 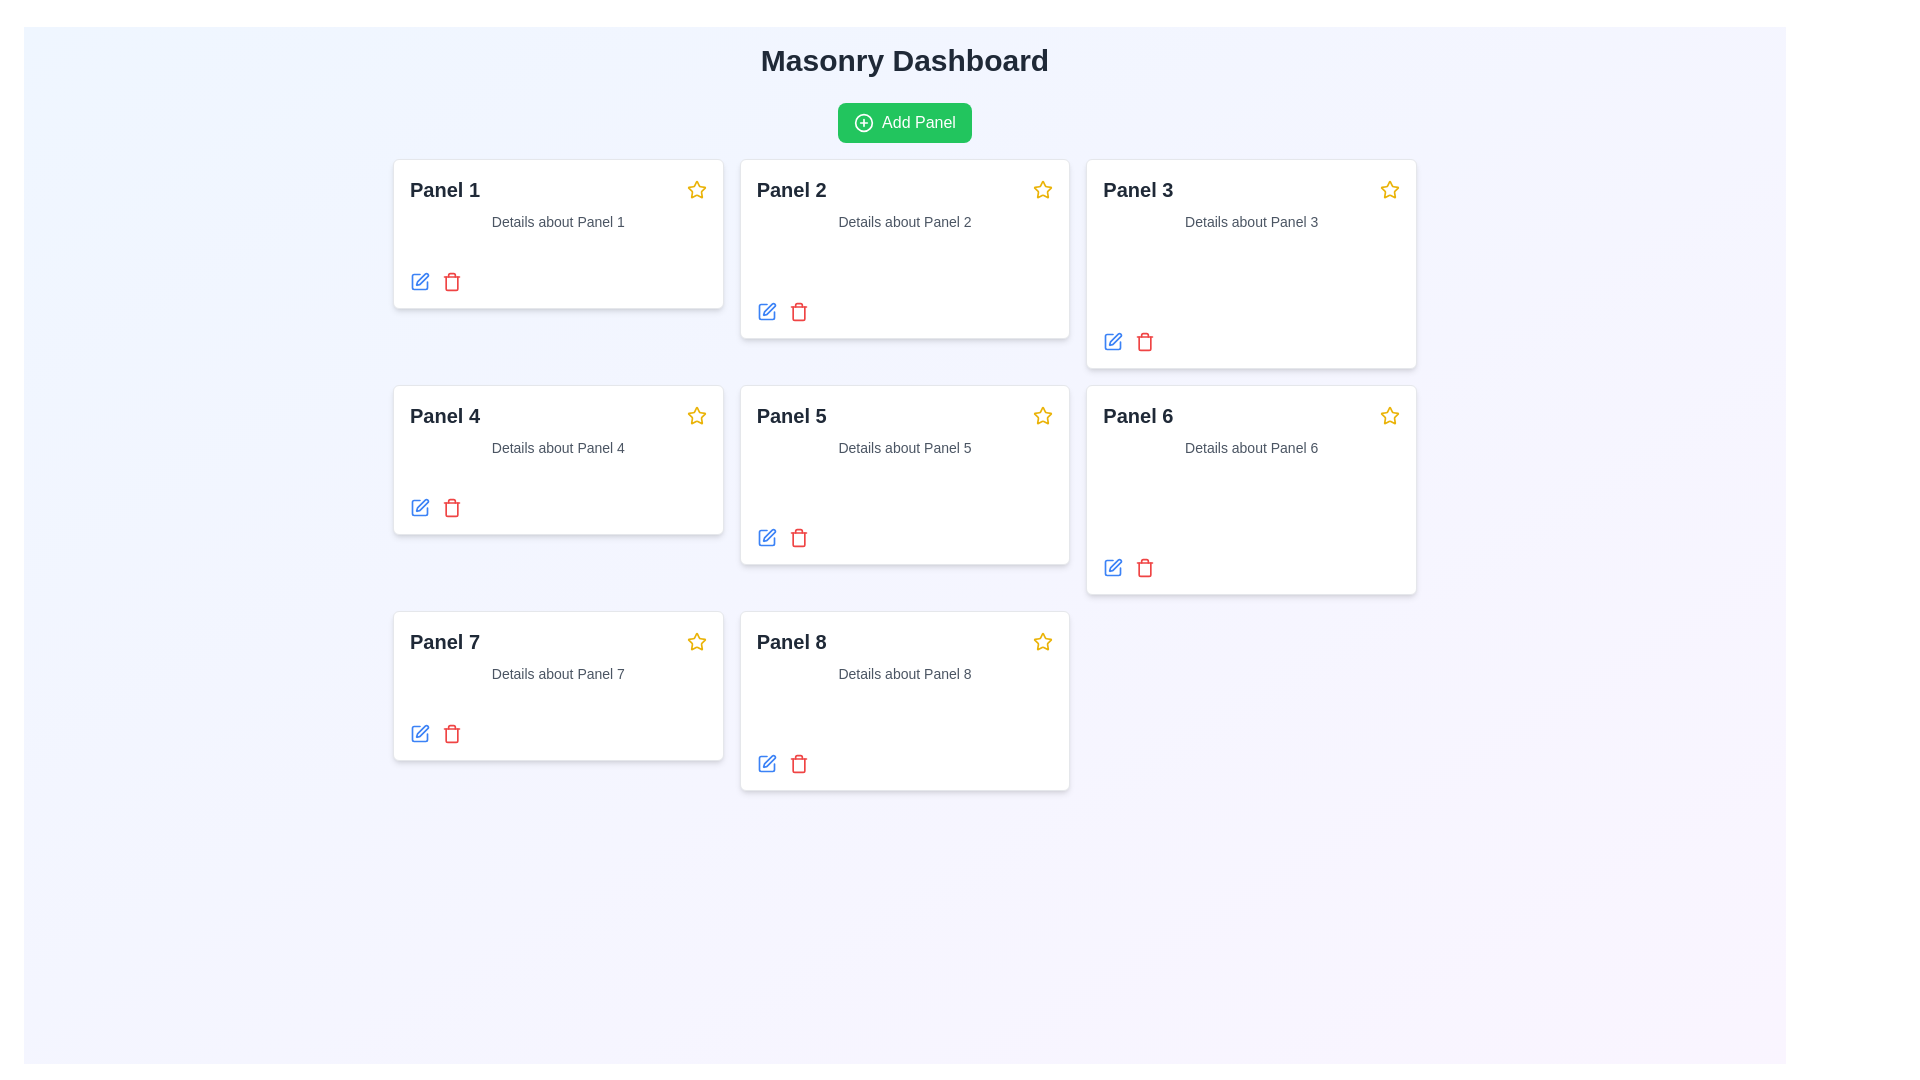 I want to click on the star-shaped icon in the upper-right corner of the card labeled 'Panel 7', so click(x=696, y=641).